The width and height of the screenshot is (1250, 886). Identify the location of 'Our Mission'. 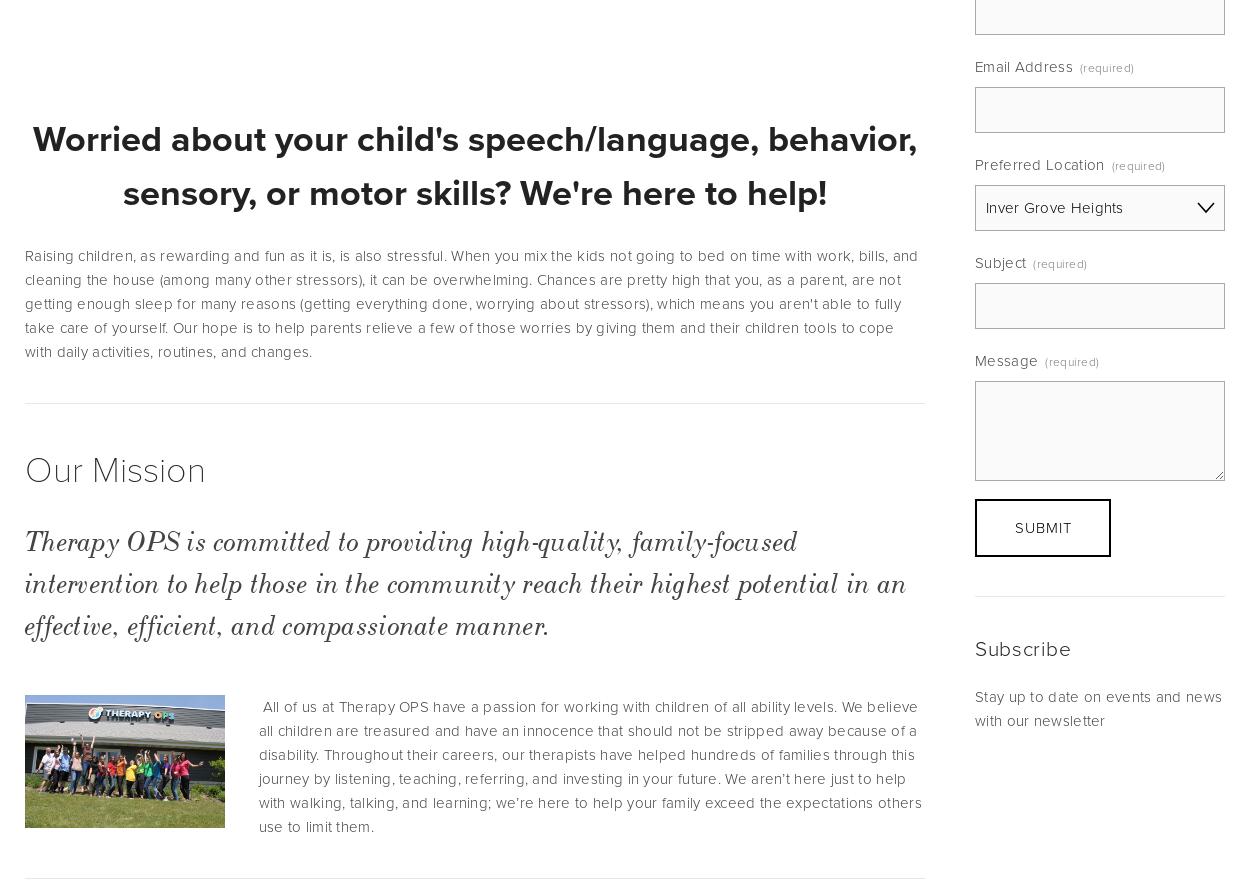
(114, 469).